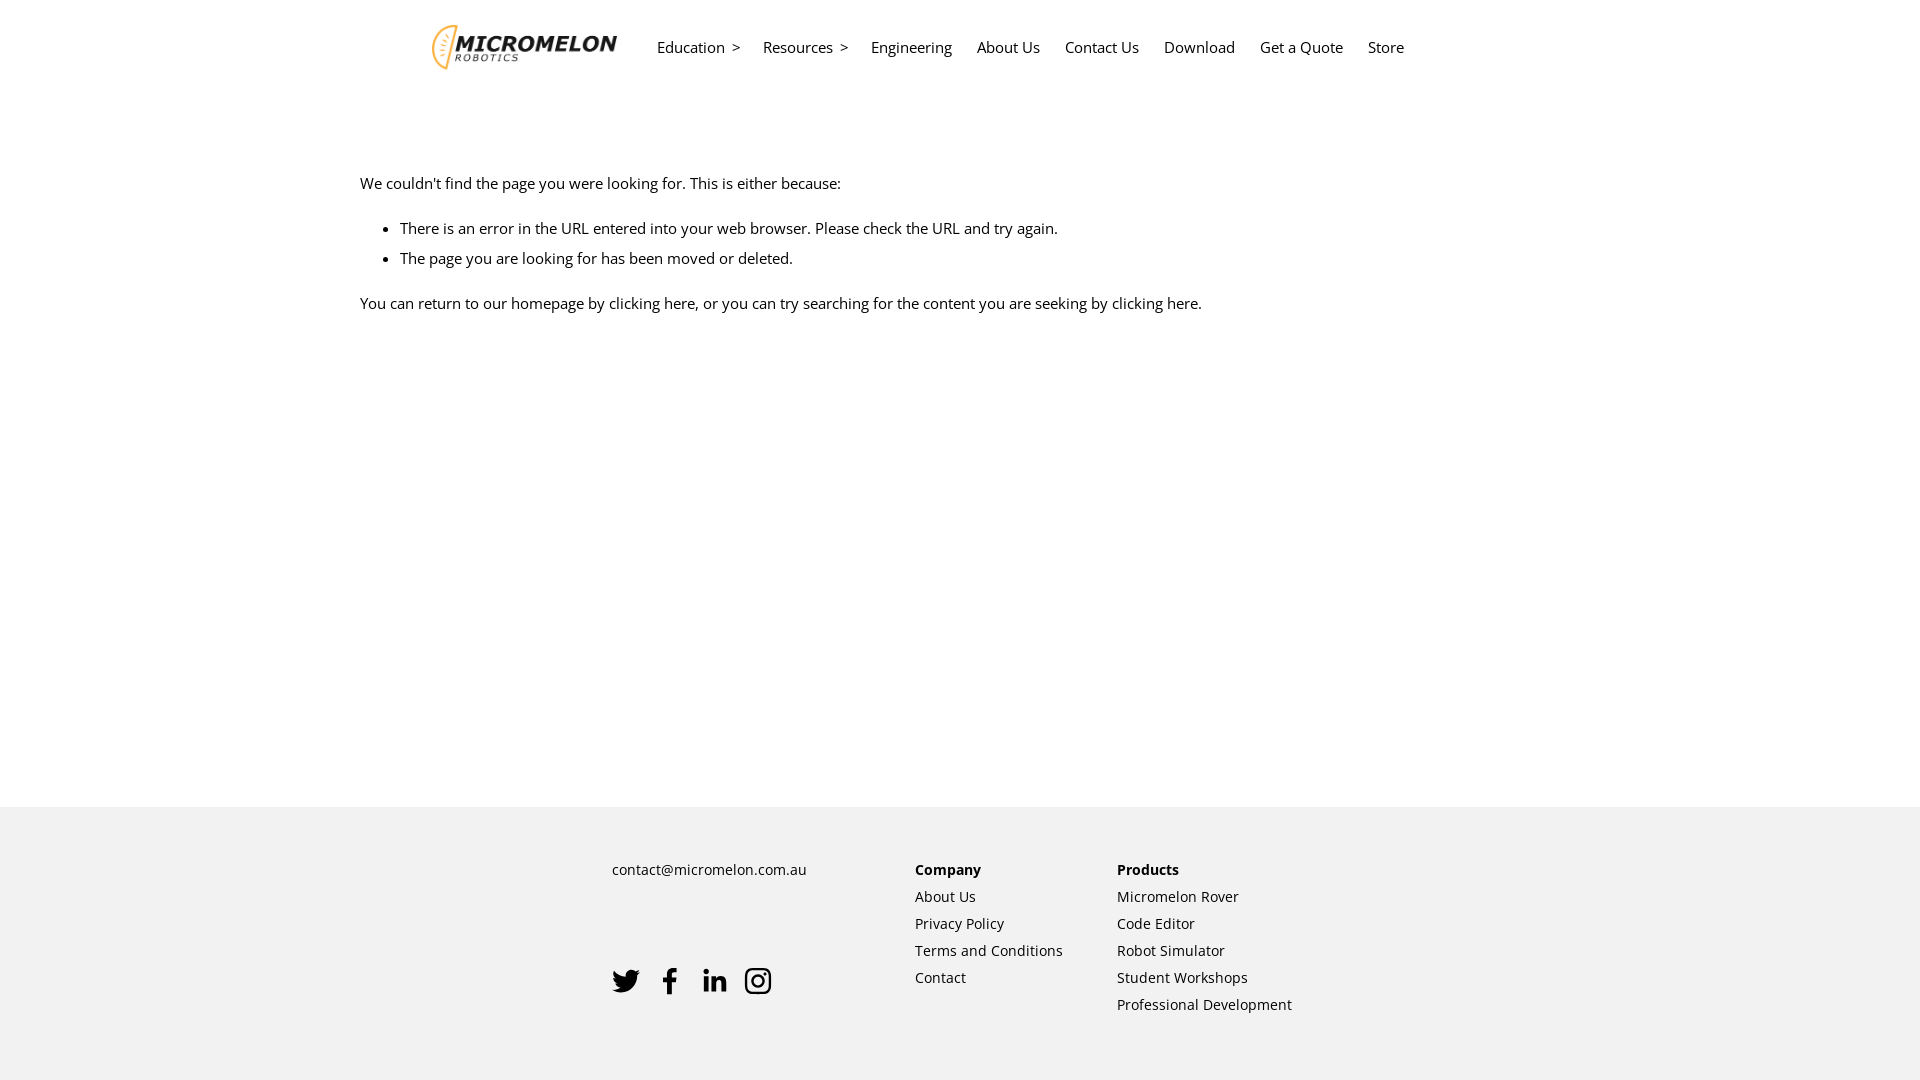 This screenshot has height=1080, width=1920. Describe the element at coordinates (1064, 46) in the screenshot. I see `'Contact Us'` at that location.